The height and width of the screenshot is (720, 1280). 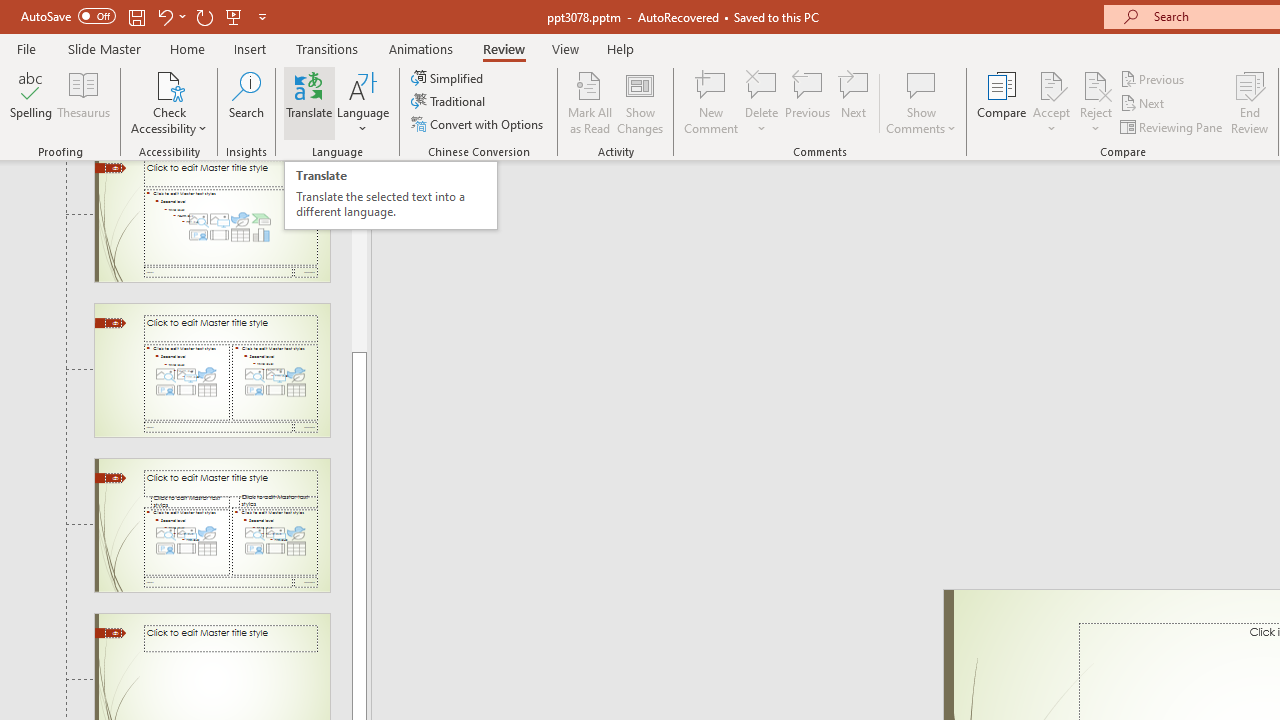 What do you see at coordinates (478, 124) in the screenshot?
I see `'Convert with Options...'` at bounding box center [478, 124].